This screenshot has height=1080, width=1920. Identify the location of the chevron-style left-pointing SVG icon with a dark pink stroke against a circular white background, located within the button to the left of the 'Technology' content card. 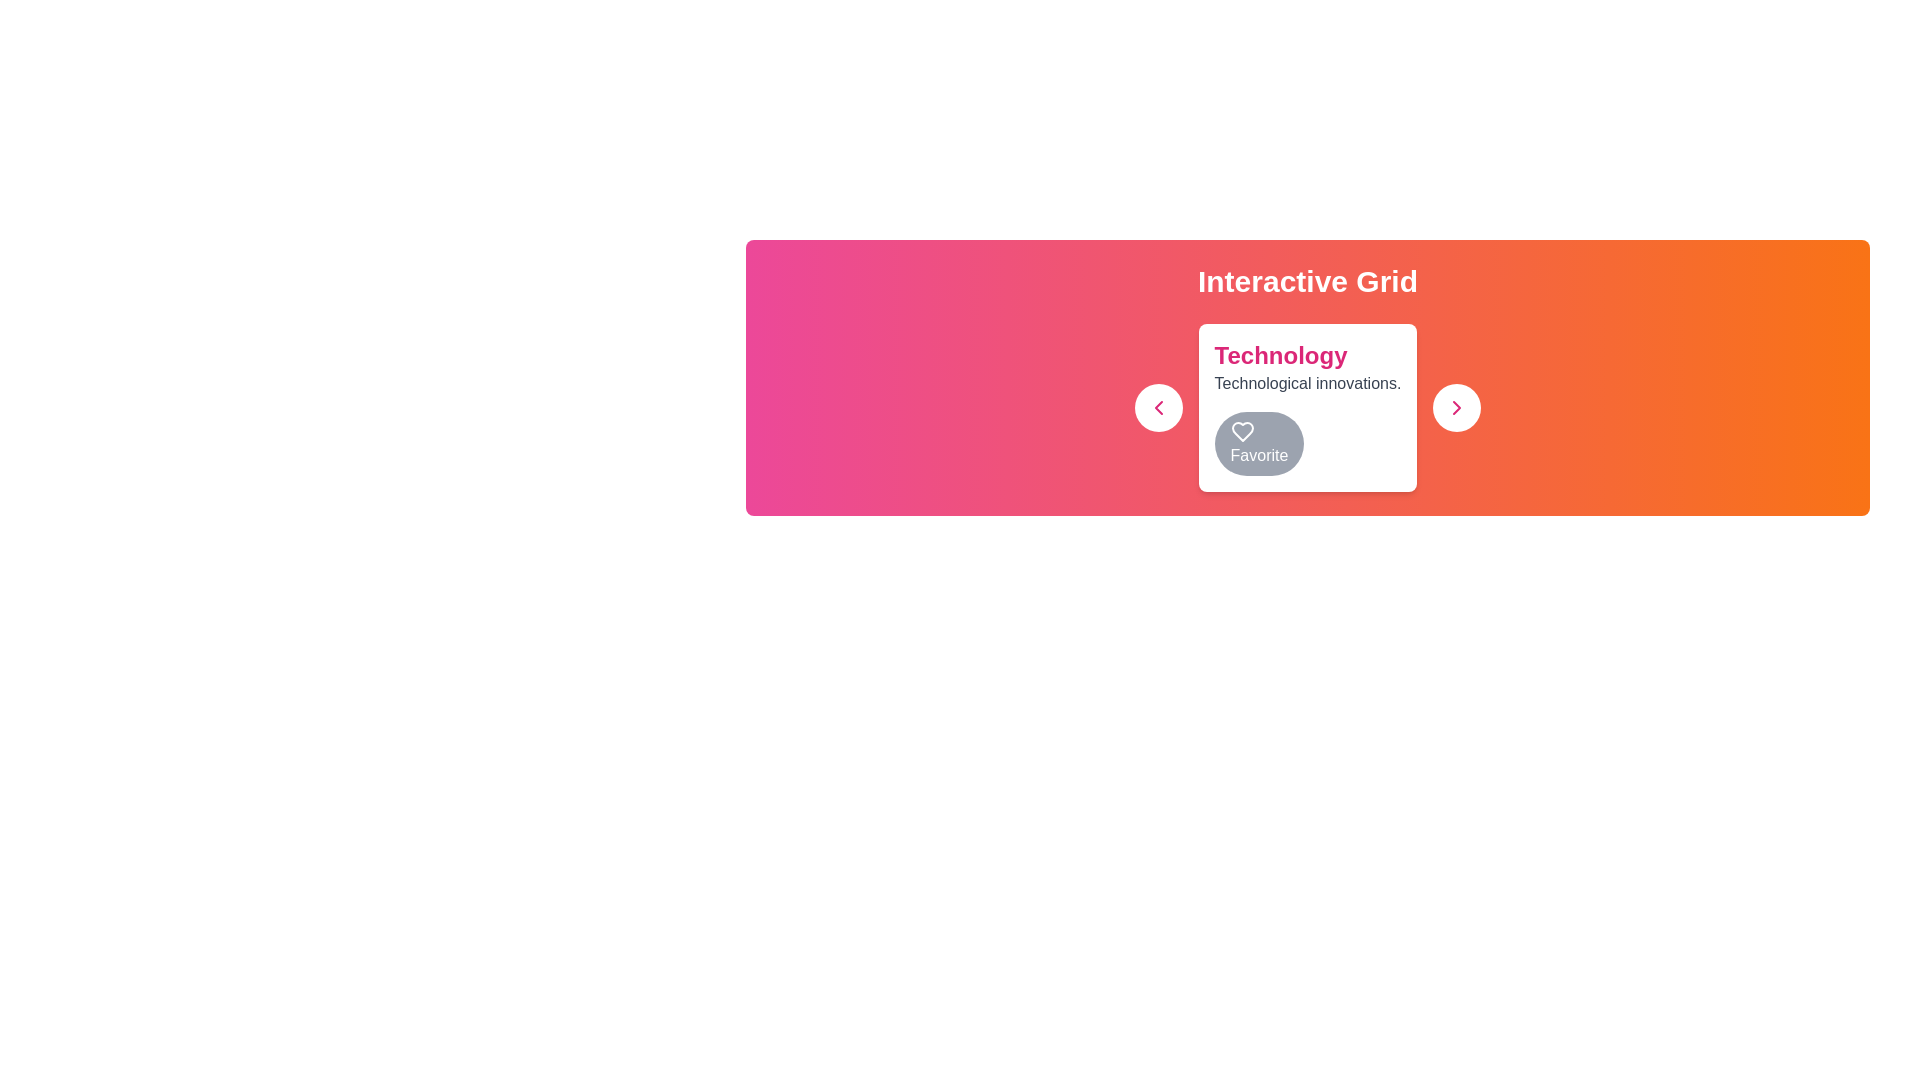
(1158, 407).